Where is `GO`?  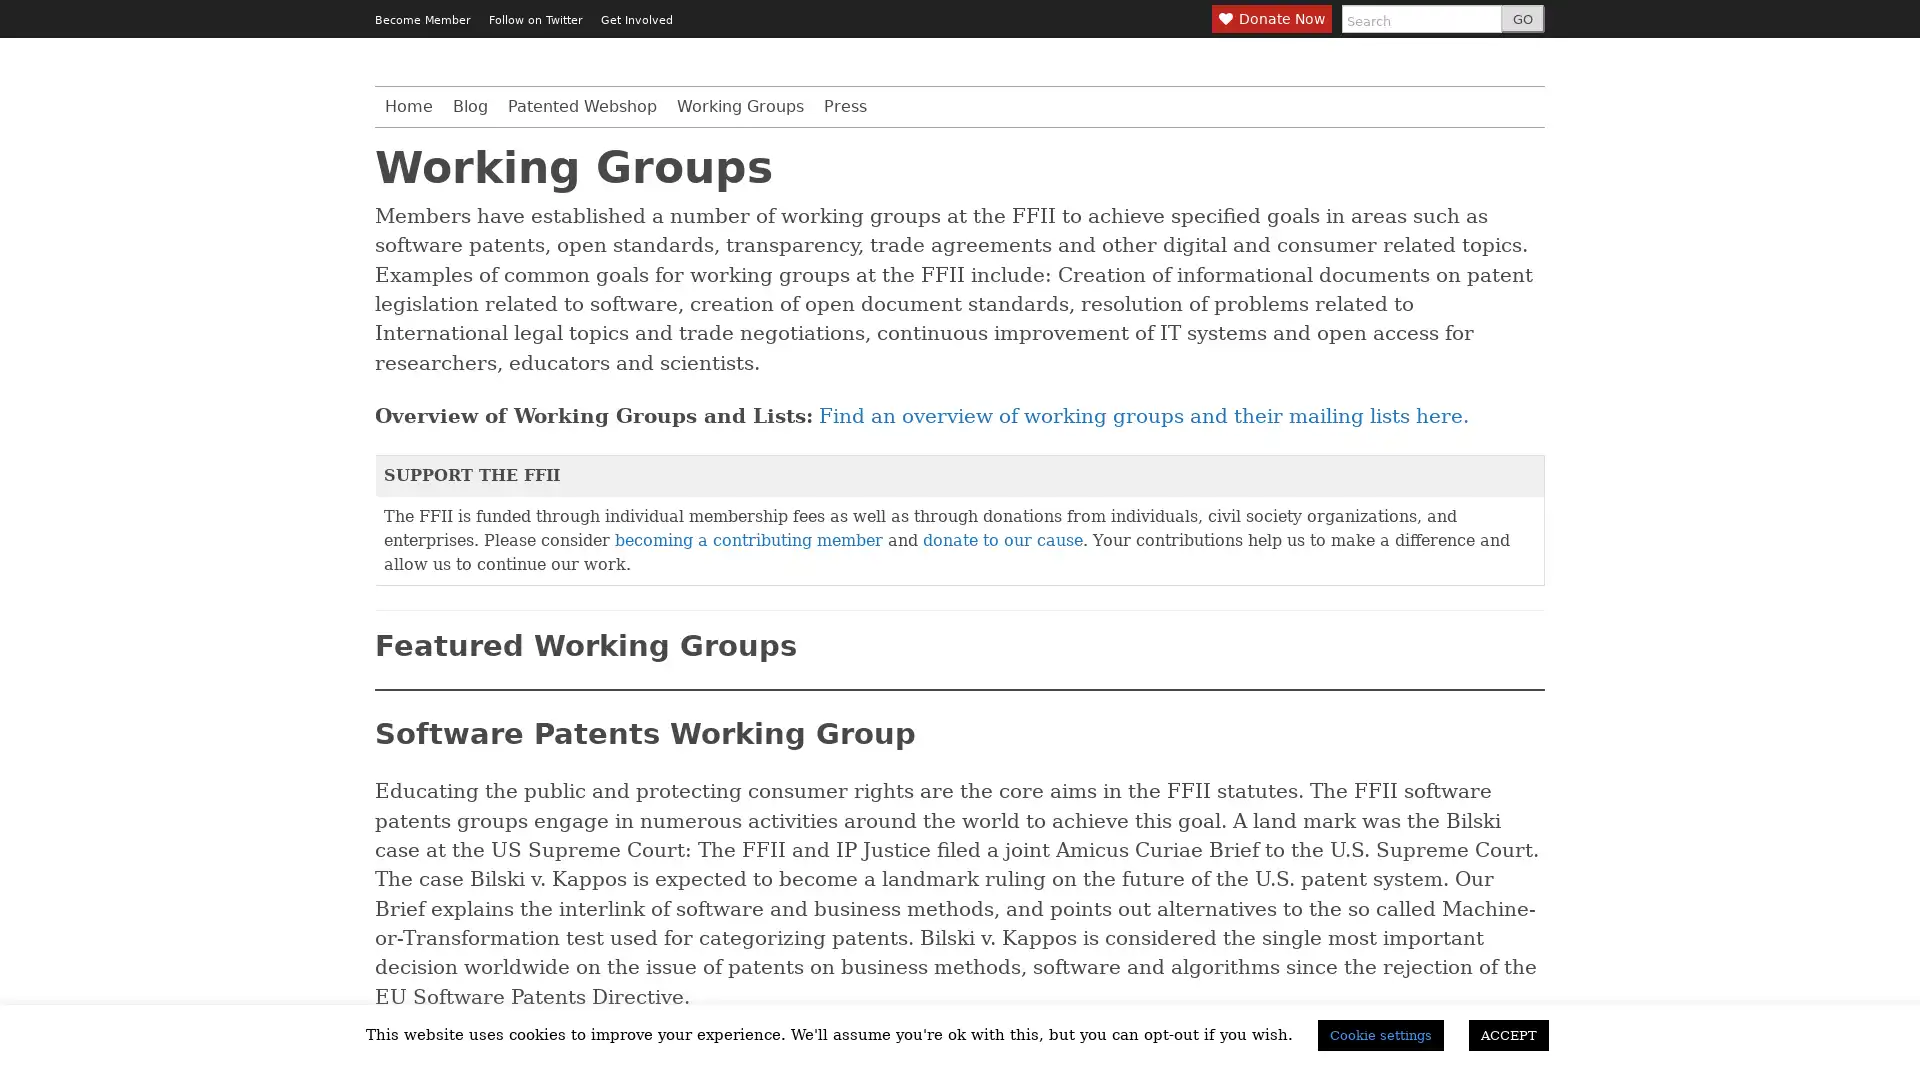
GO is located at coordinates (1521, 19).